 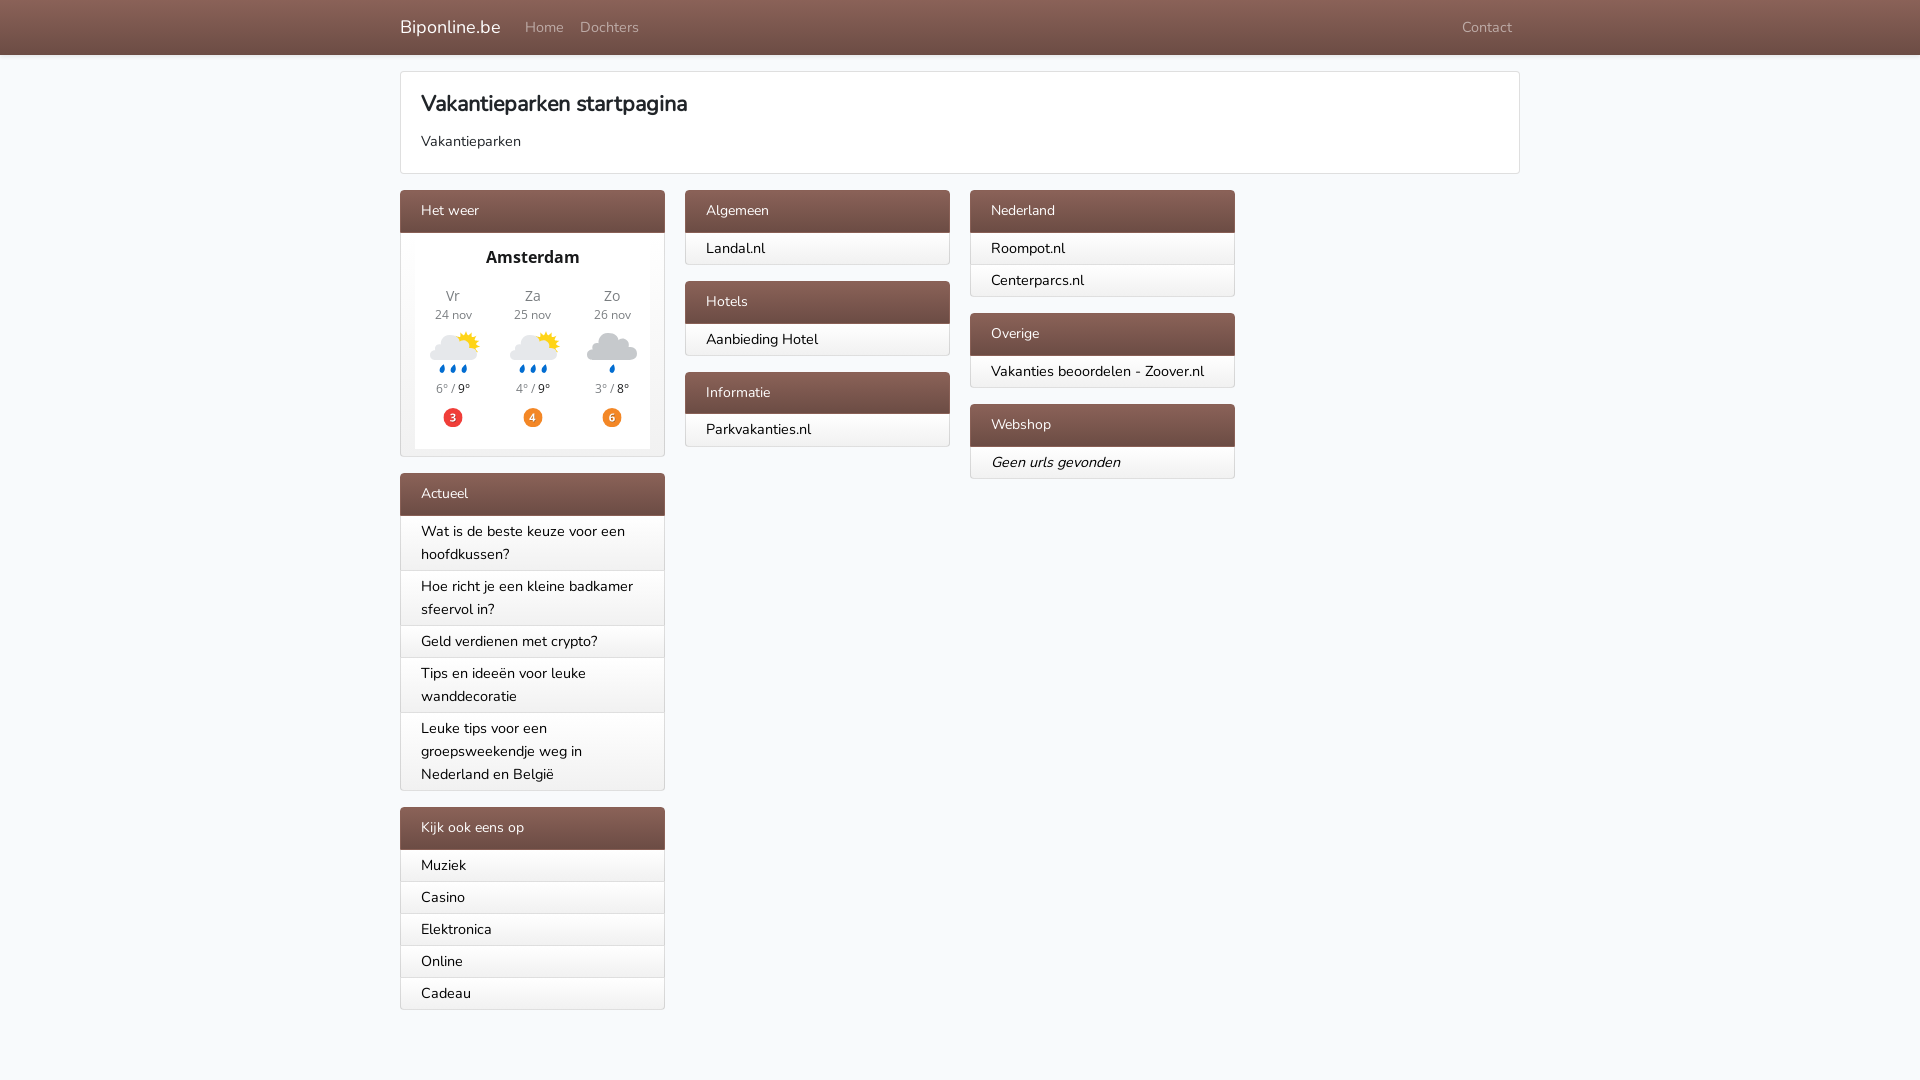 What do you see at coordinates (705, 338) in the screenshot?
I see `'Aanbieding Hotel'` at bounding box center [705, 338].